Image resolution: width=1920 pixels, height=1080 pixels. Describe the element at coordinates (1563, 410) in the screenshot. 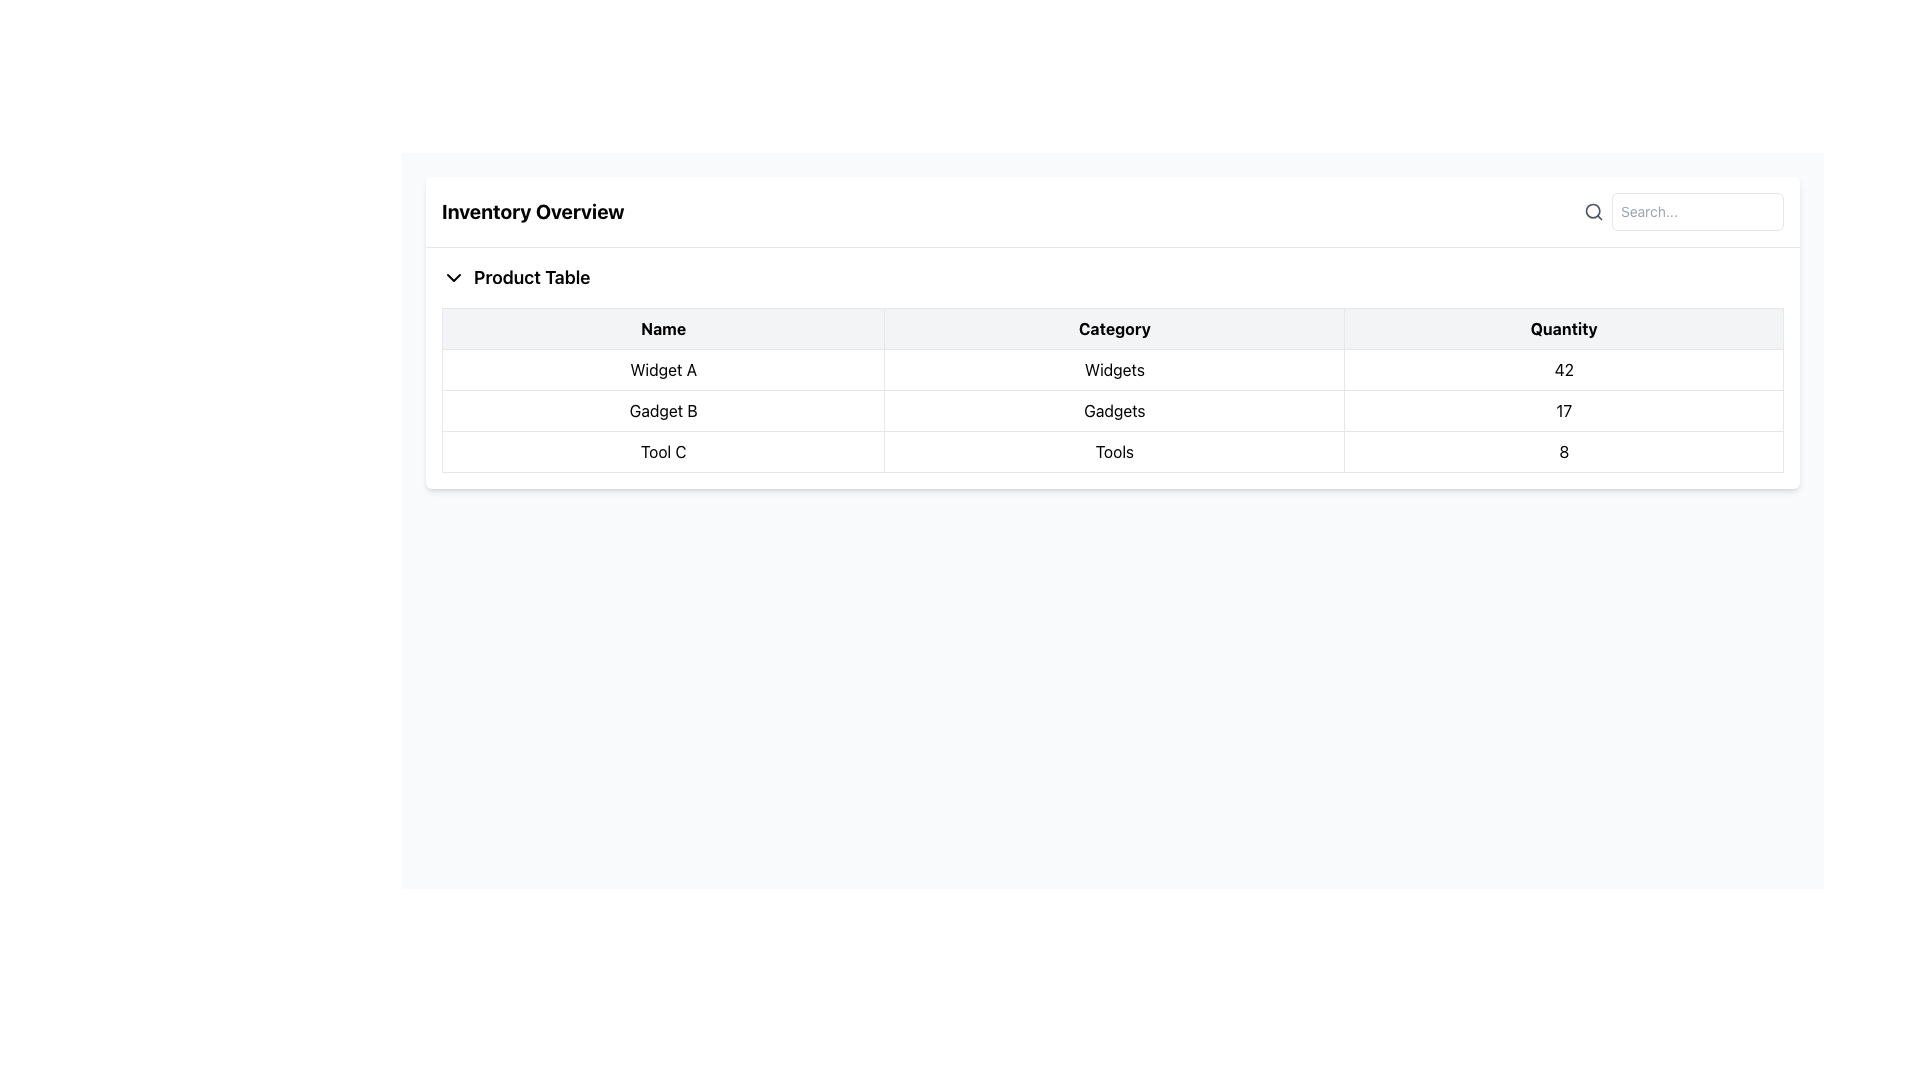

I see `the quantity text for 'Gadget B' located in the third column under the 'Quantity' header in the table` at that location.